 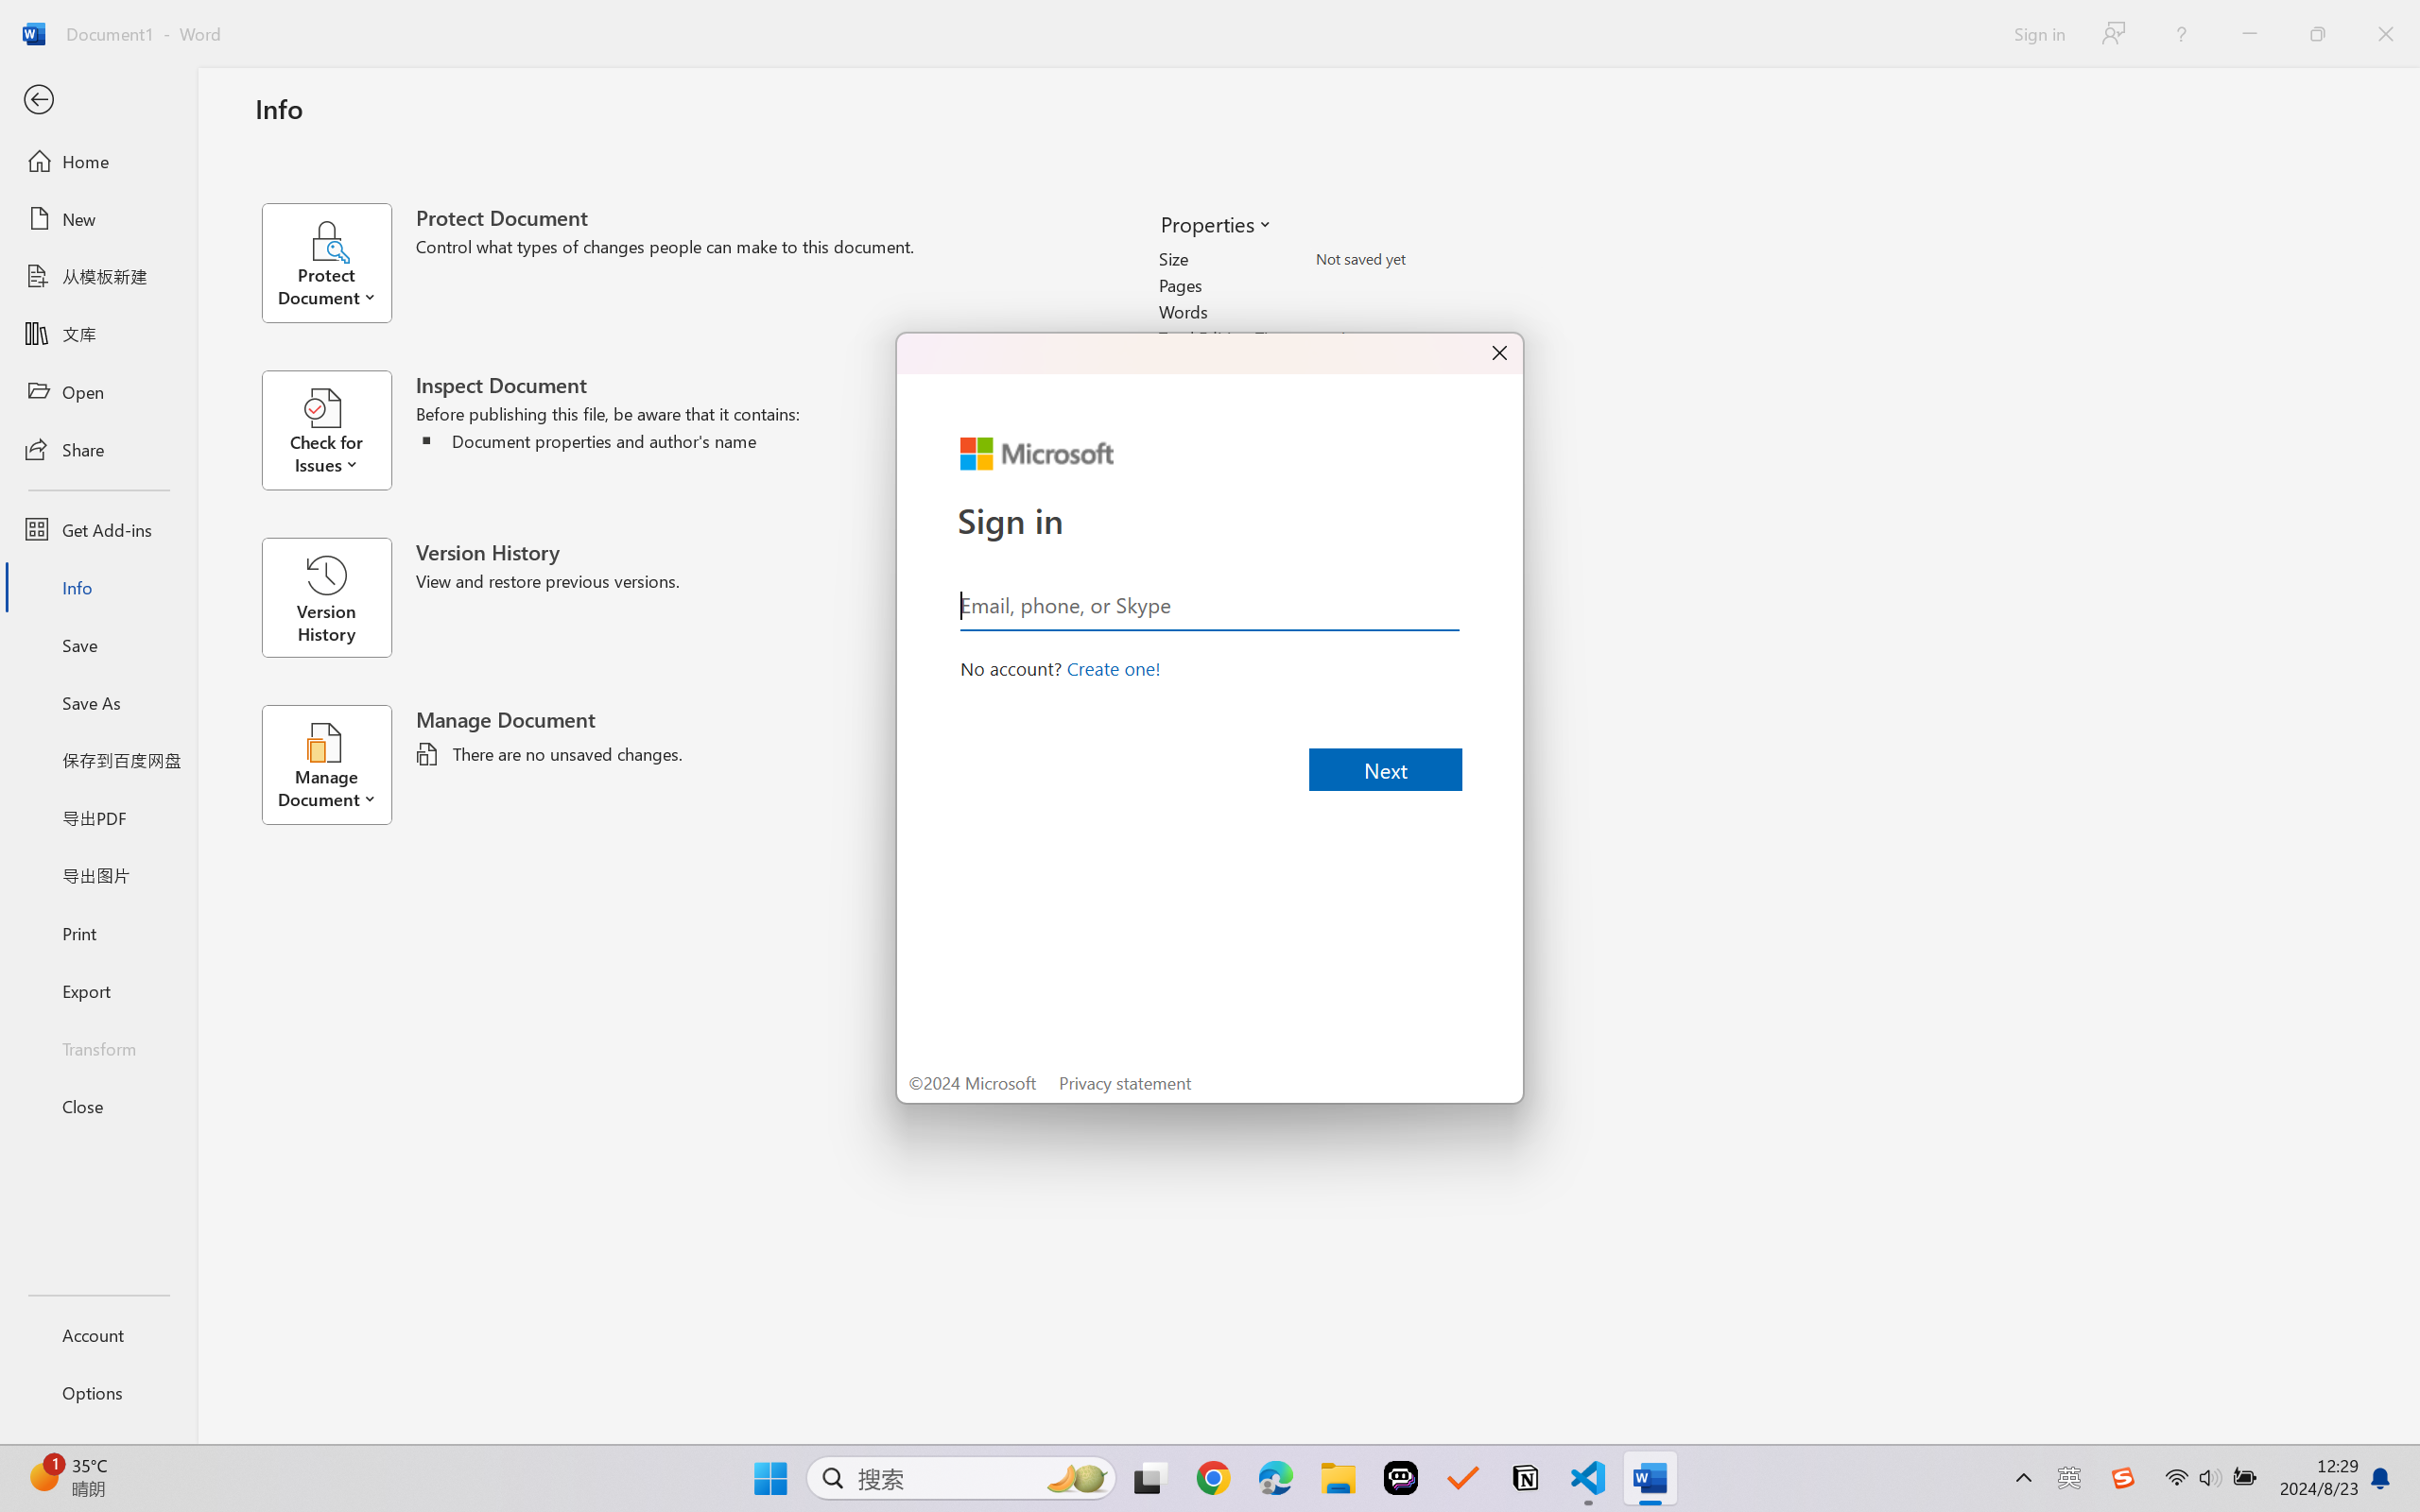 I want to click on 'Manage Document', so click(x=337, y=764).